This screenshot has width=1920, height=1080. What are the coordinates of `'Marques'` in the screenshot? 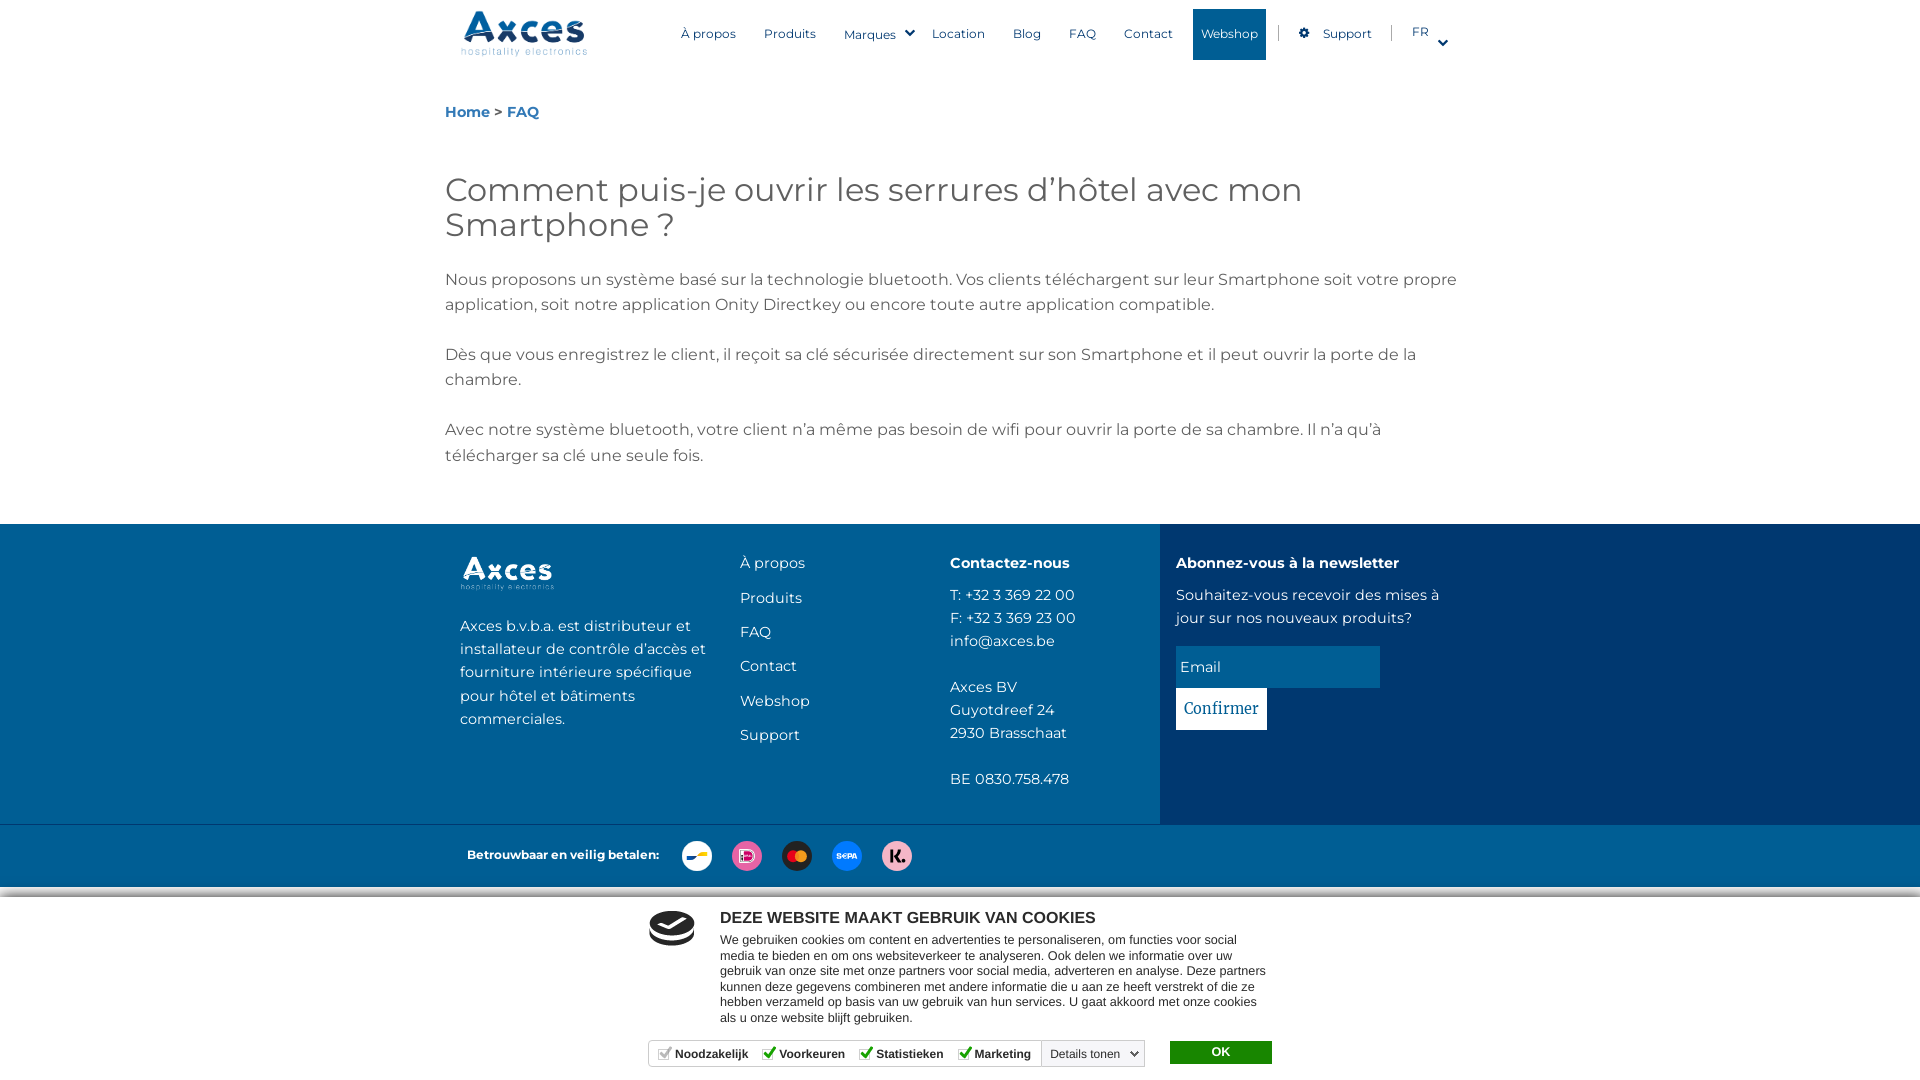 It's located at (873, 33).